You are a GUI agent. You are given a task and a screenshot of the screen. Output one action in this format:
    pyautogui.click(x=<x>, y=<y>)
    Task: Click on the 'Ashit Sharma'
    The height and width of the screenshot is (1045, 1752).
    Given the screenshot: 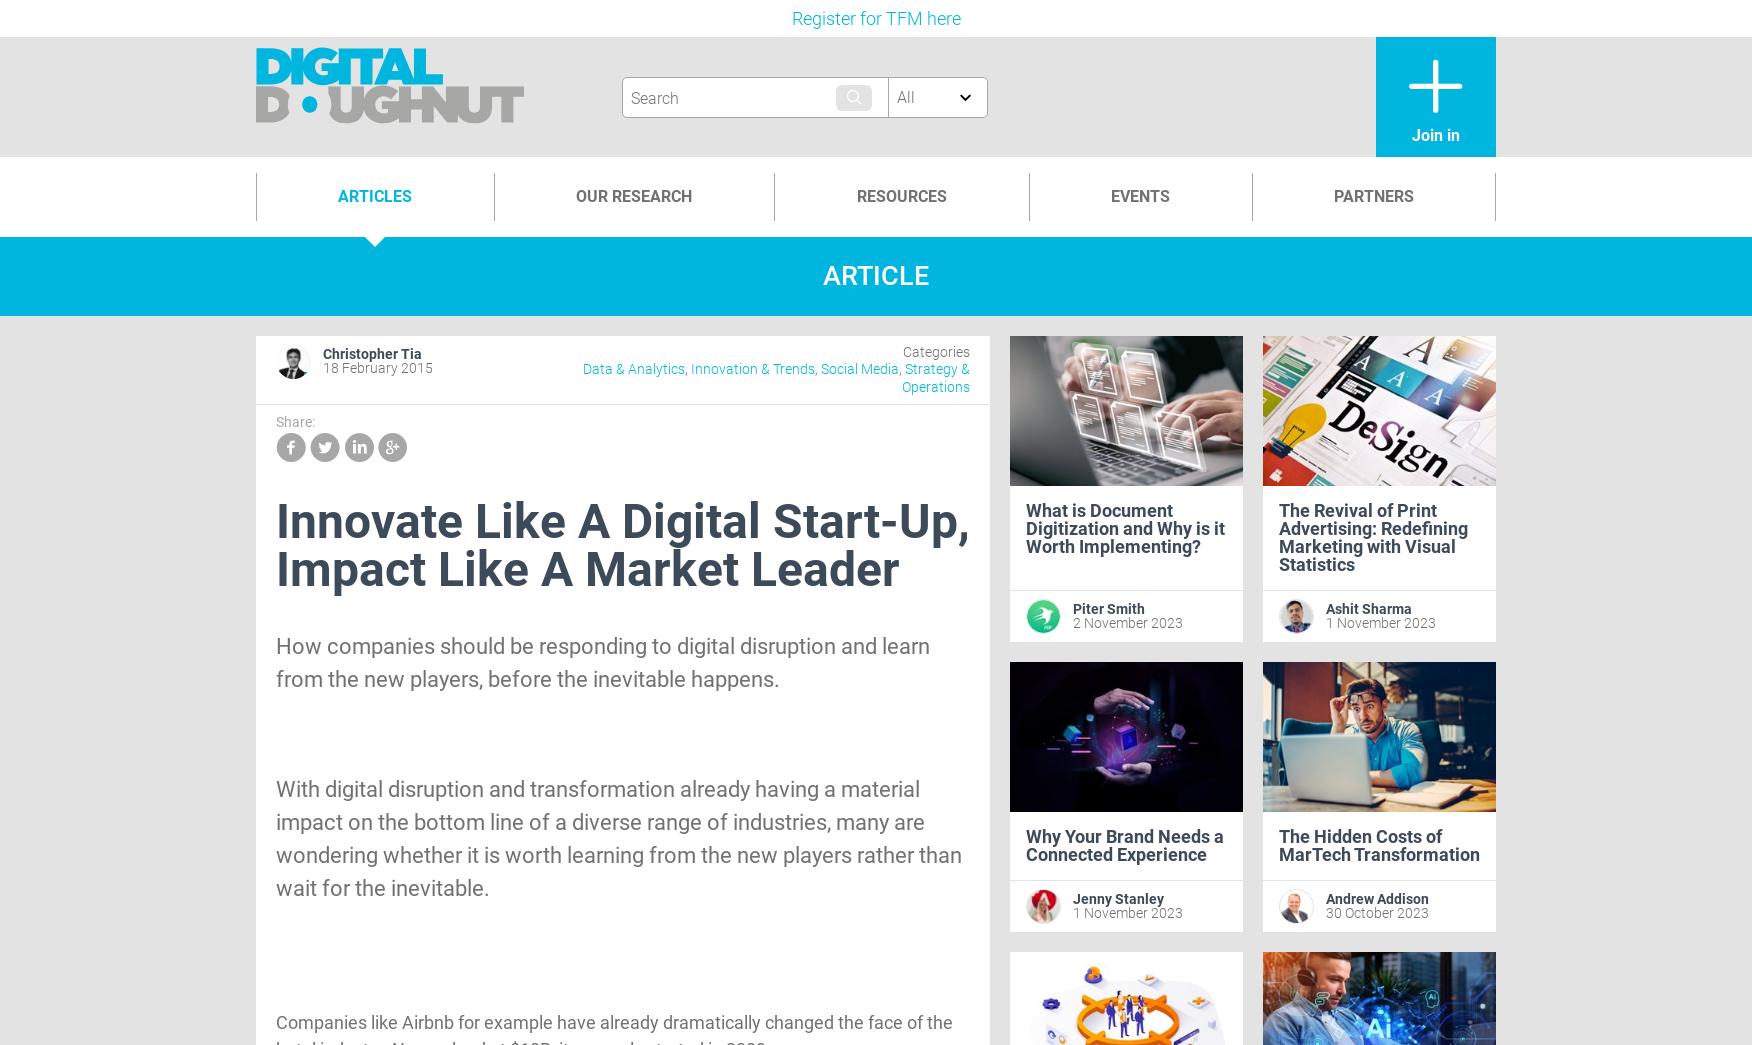 What is the action you would take?
    pyautogui.click(x=1369, y=608)
    